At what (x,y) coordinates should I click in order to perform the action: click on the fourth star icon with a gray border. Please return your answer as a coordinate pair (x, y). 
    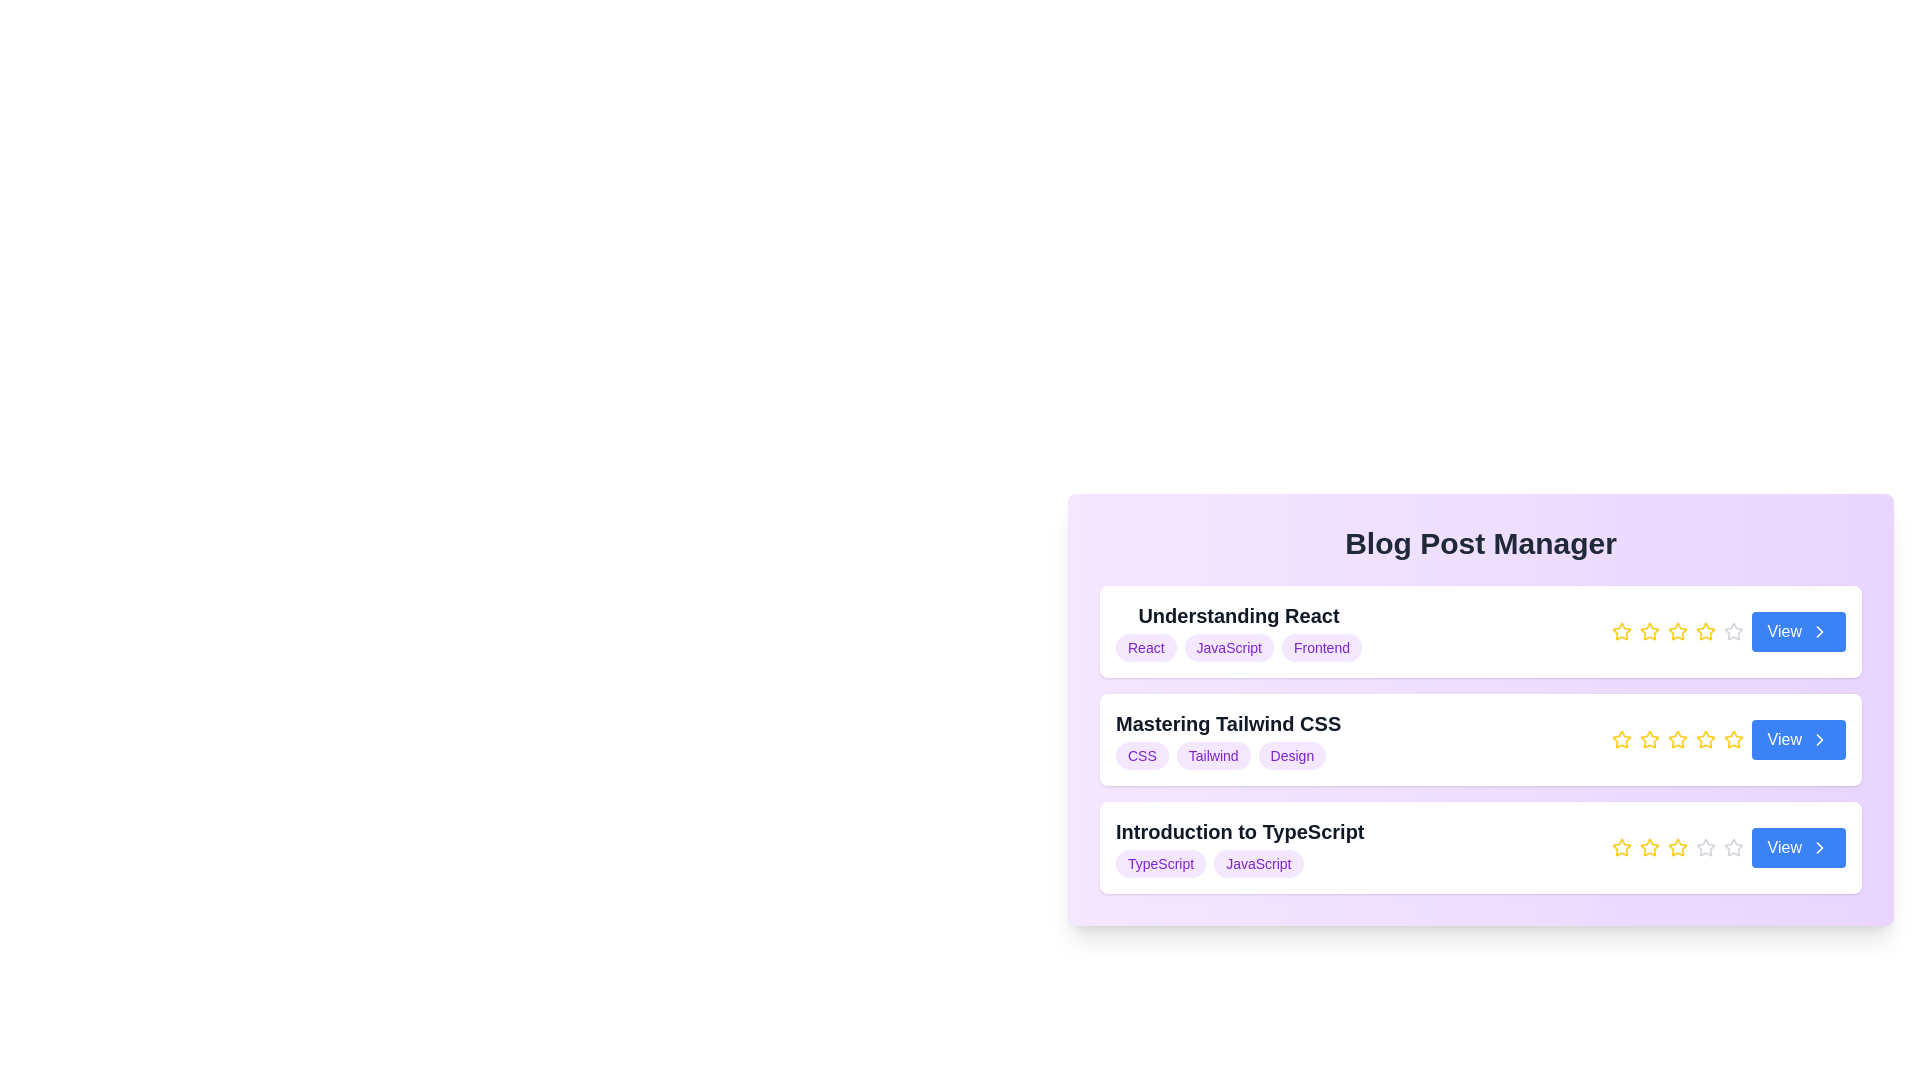
    Looking at the image, I should click on (1704, 847).